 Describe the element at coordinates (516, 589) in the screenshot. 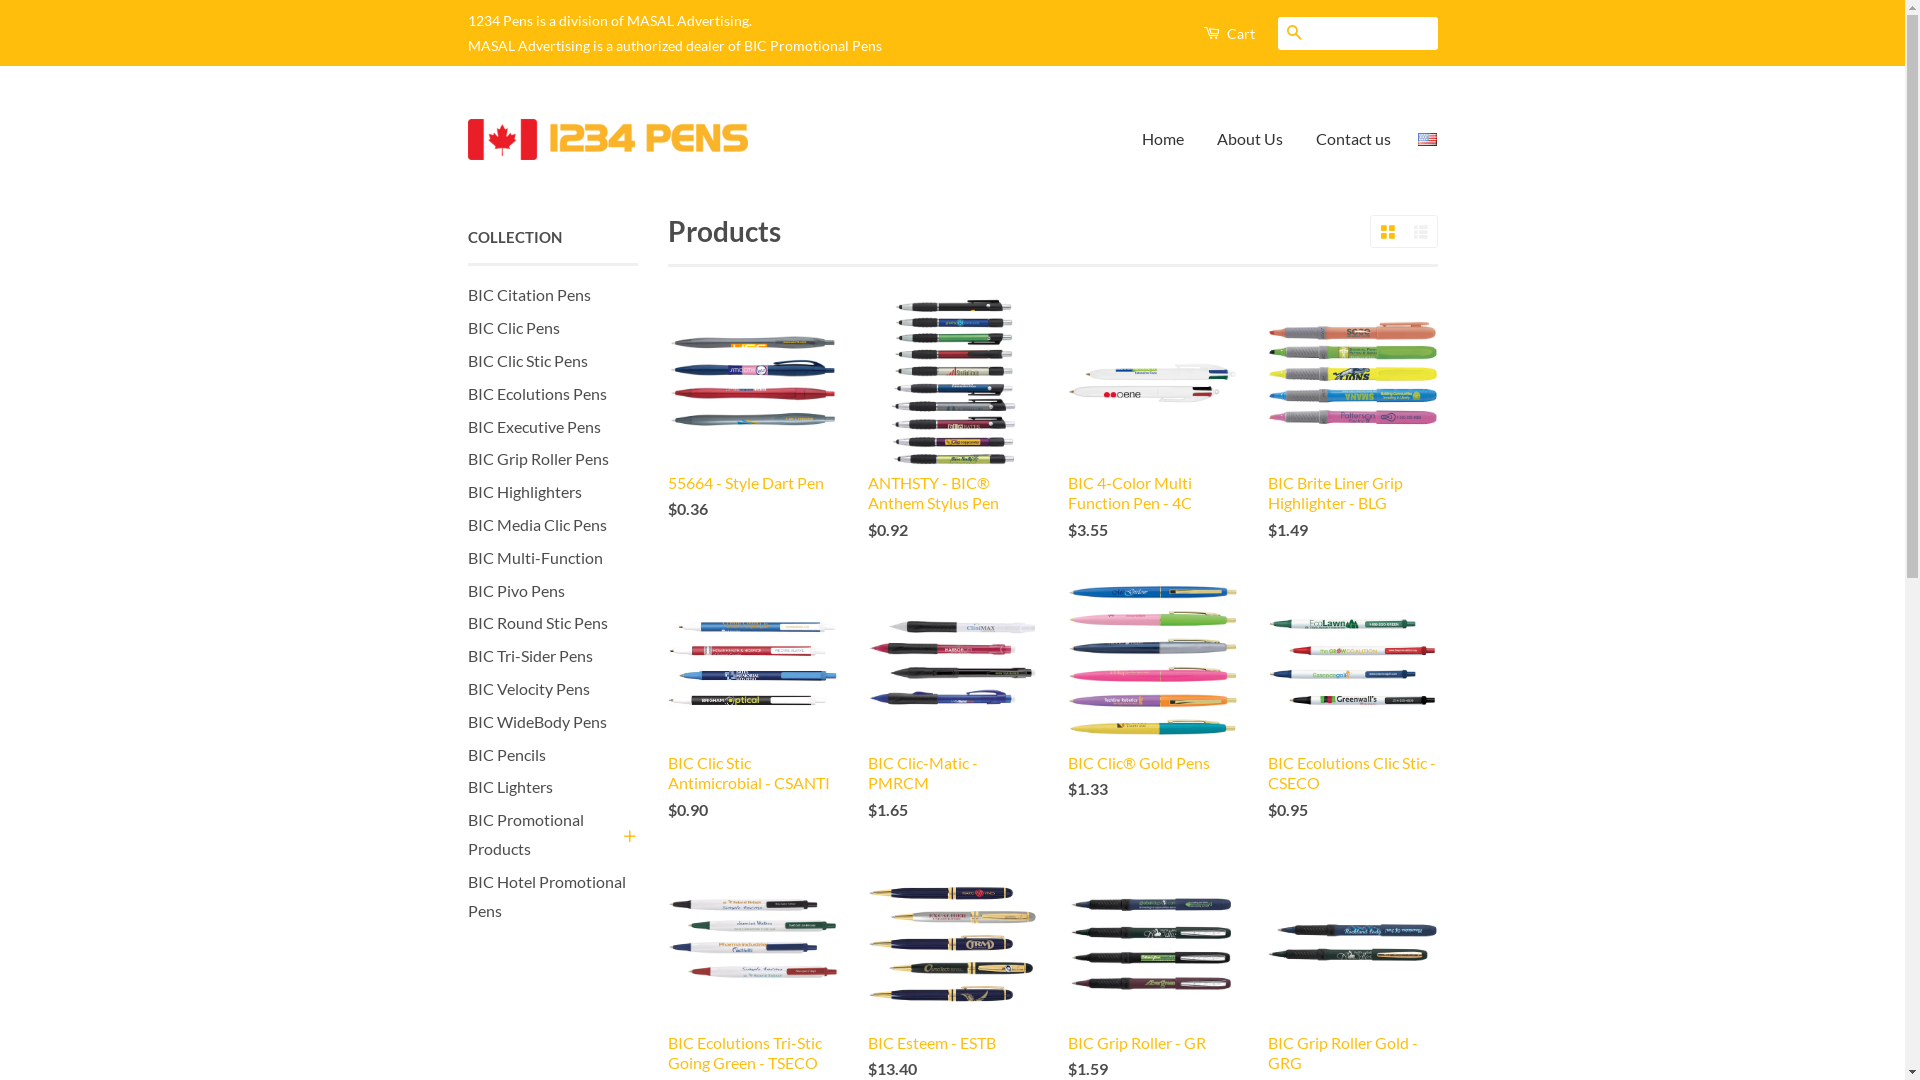

I see `'BIC Pivo Pens'` at that location.